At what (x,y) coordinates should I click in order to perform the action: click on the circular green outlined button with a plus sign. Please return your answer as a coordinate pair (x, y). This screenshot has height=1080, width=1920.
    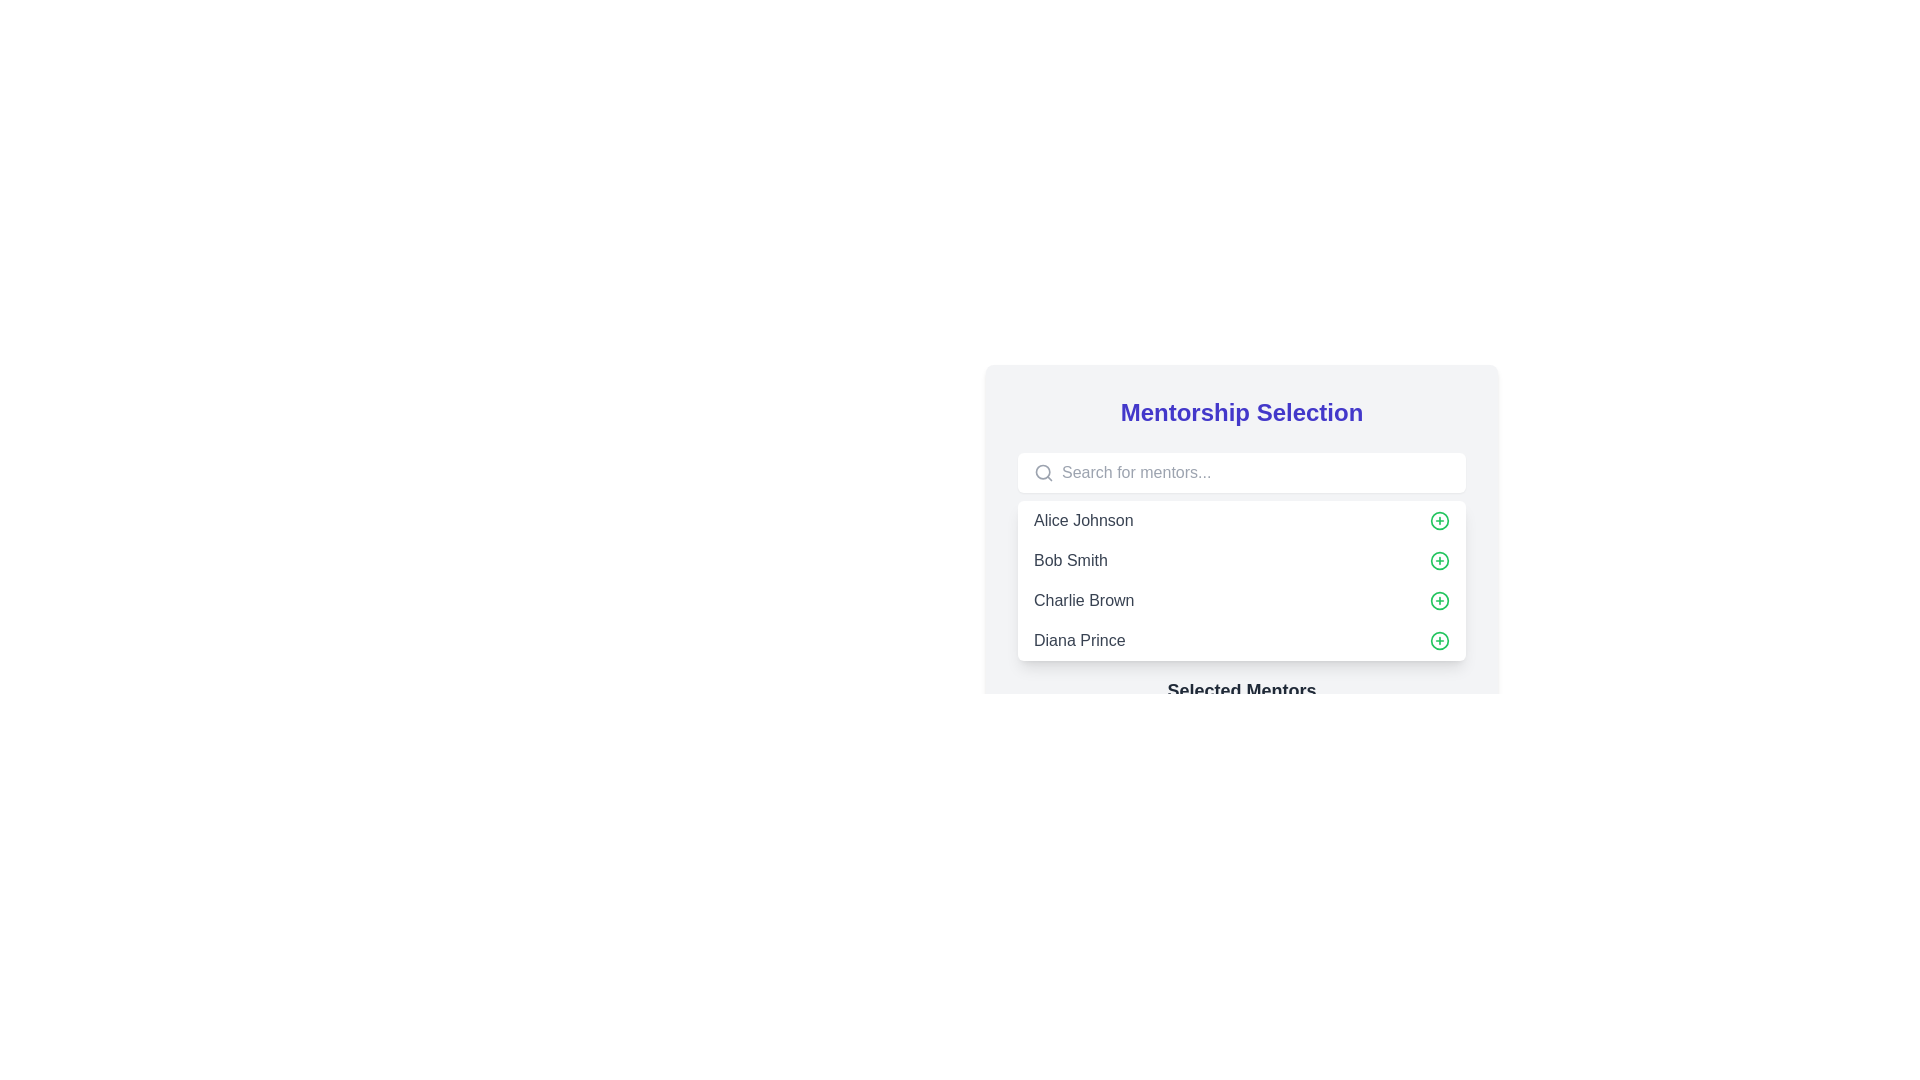
    Looking at the image, I should click on (1440, 640).